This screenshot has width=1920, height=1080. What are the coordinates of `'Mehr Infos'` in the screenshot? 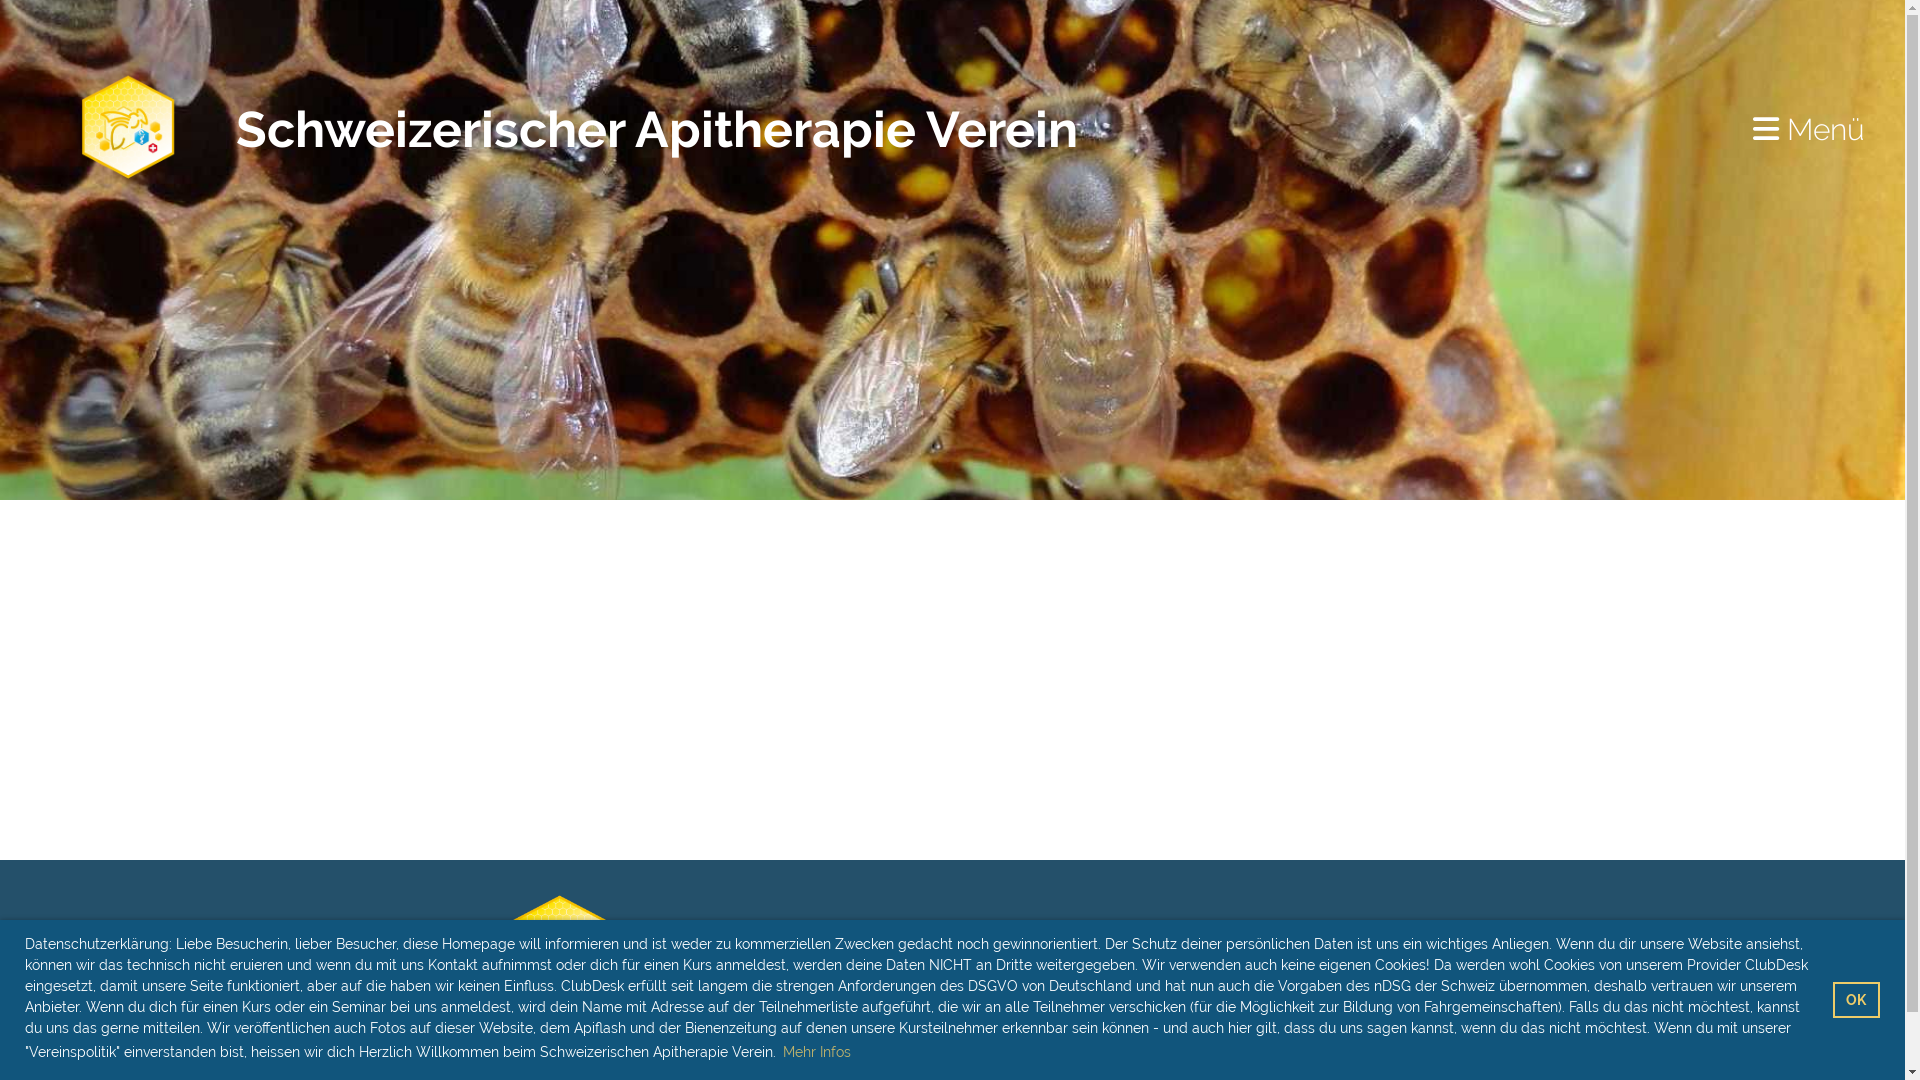 It's located at (816, 1051).